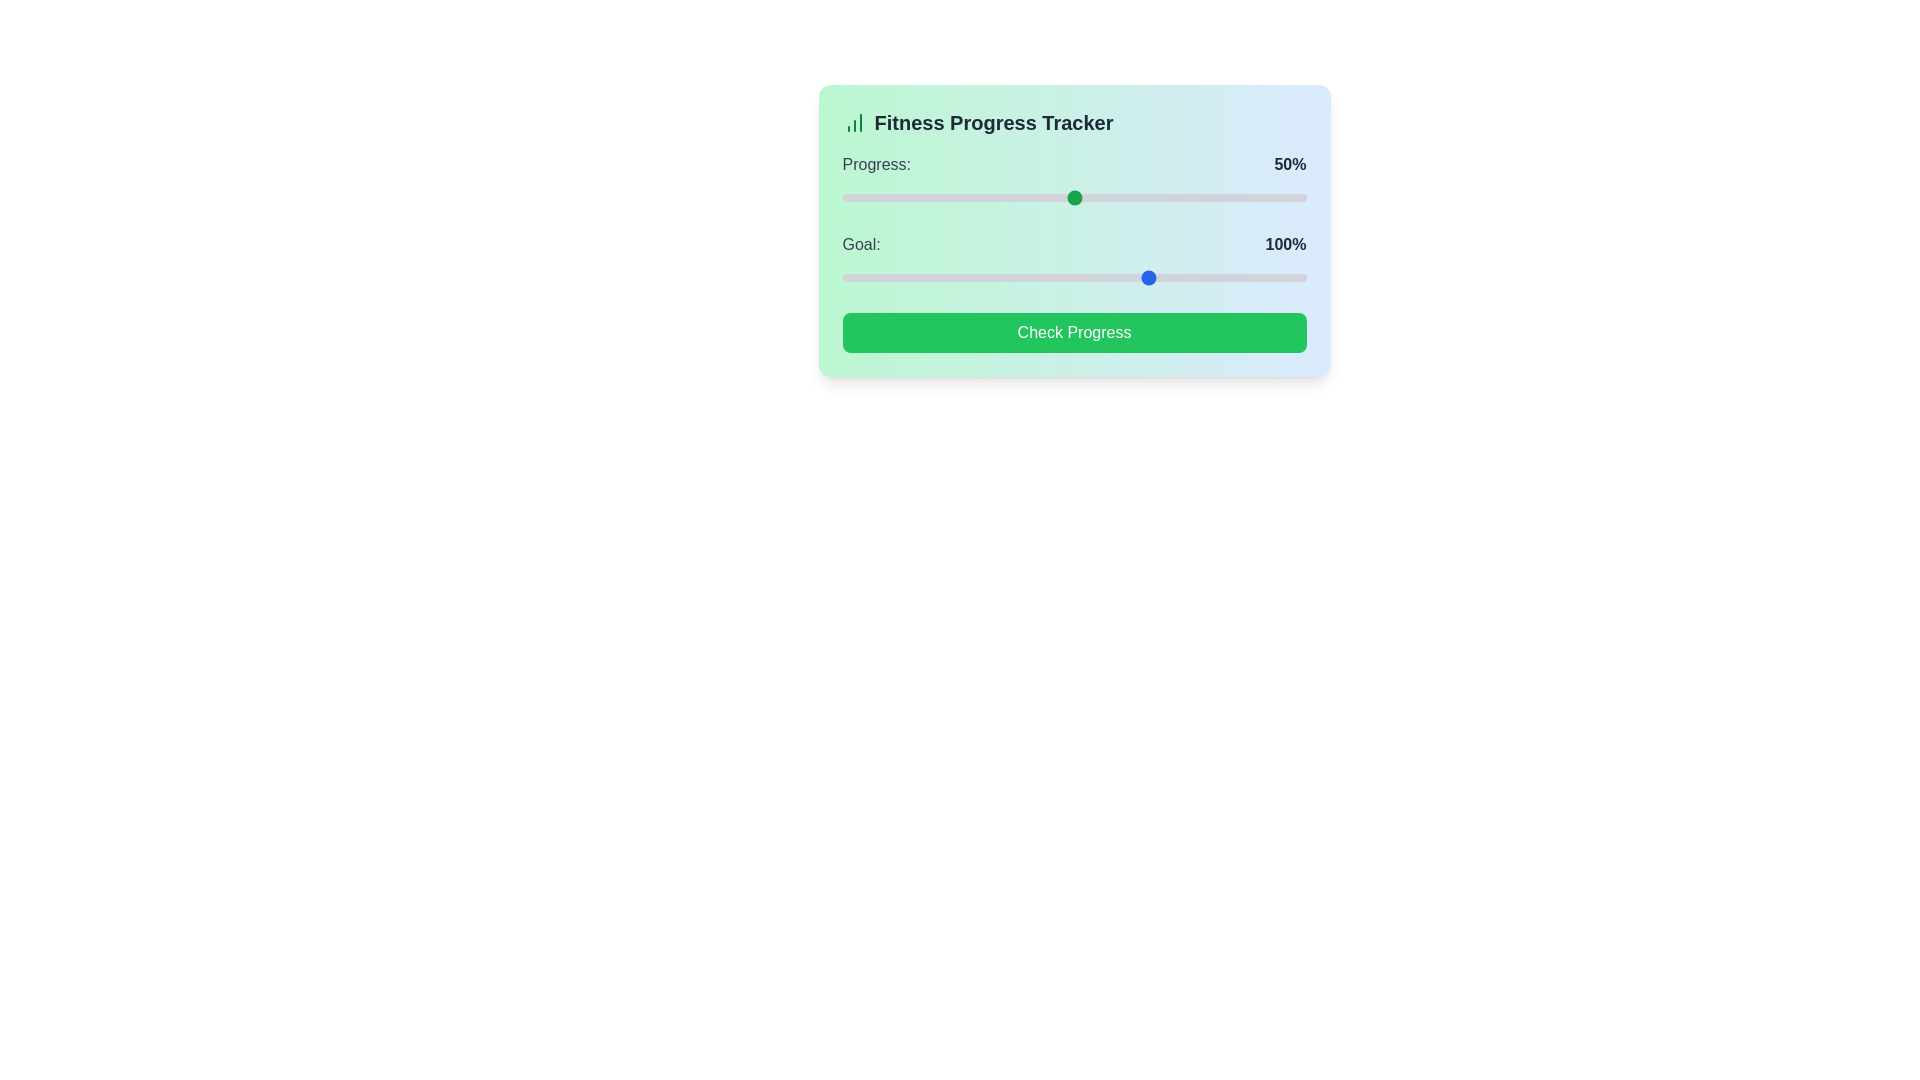 The width and height of the screenshot is (1920, 1080). Describe the element at coordinates (1203, 197) in the screenshot. I see `the progress slider to 78%` at that location.